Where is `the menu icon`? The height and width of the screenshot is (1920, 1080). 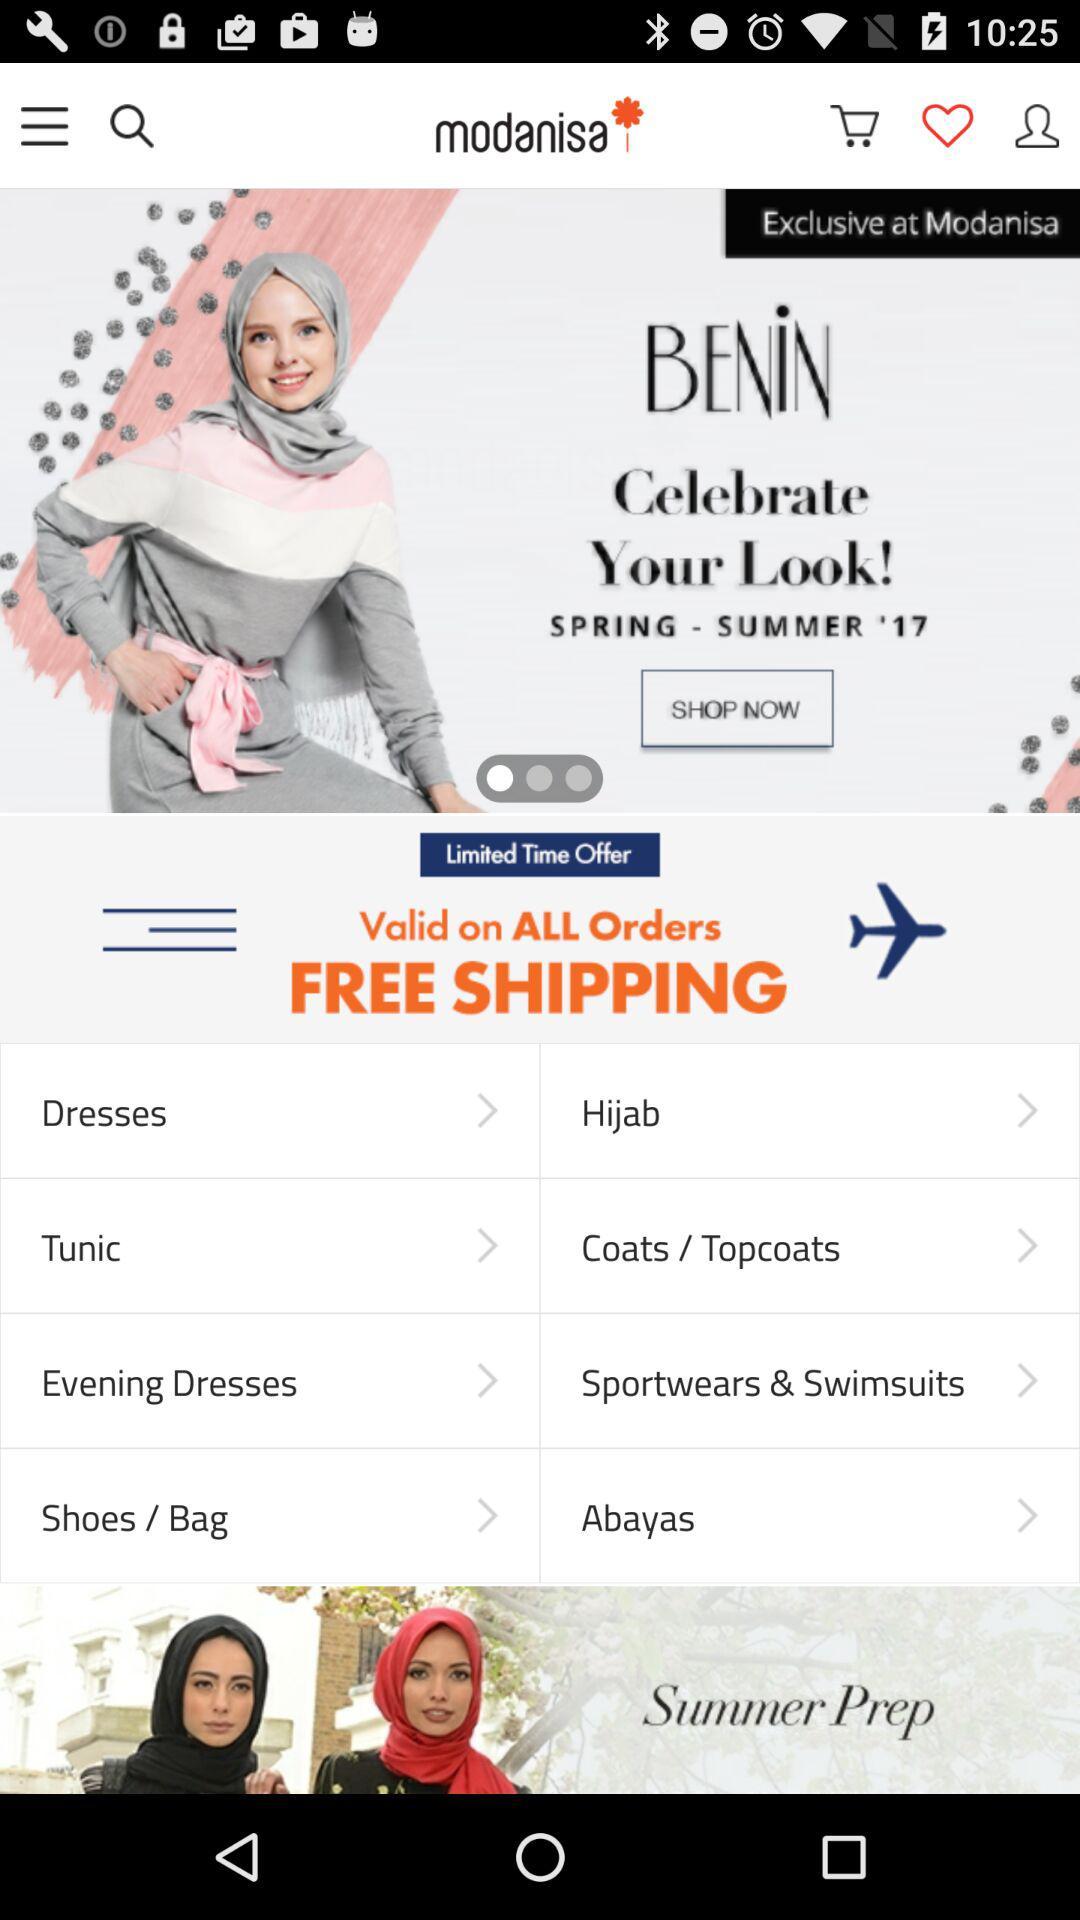
the menu icon is located at coordinates (44, 133).